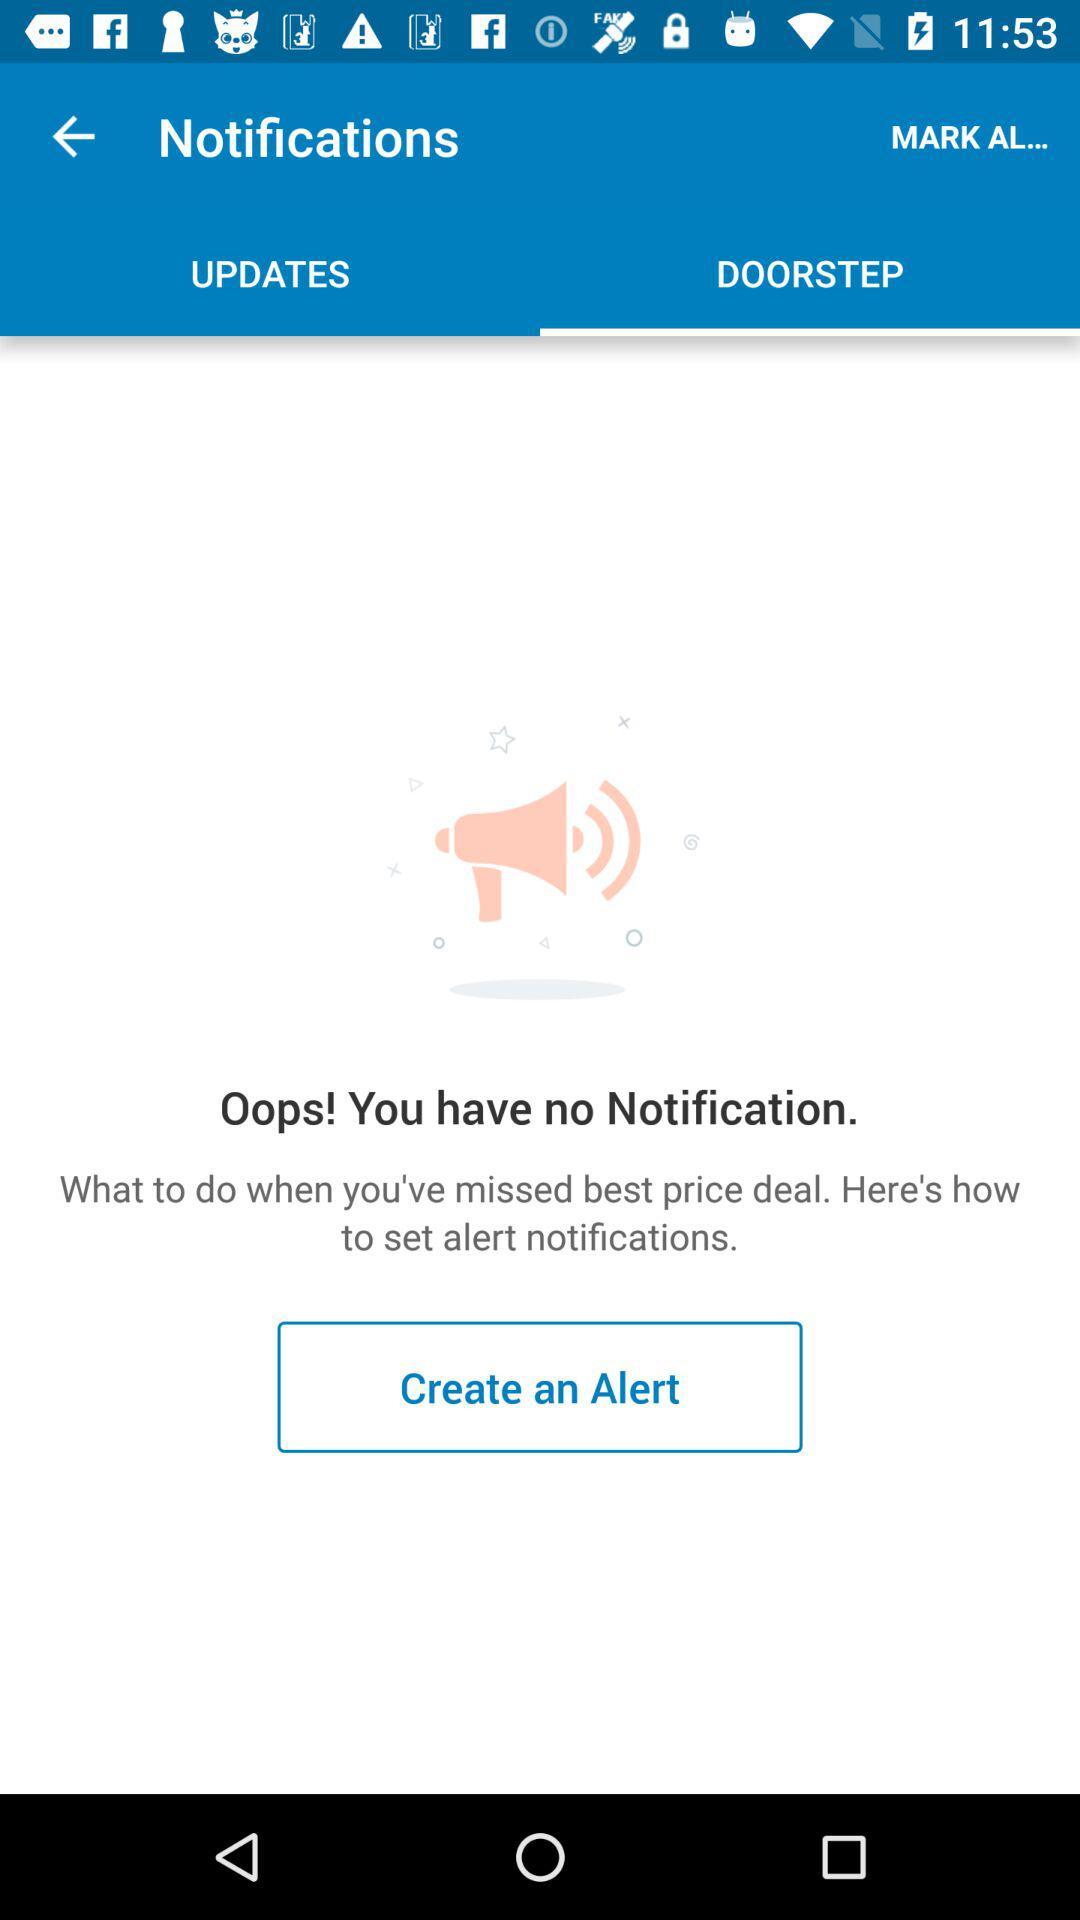 Image resolution: width=1080 pixels, height=1920 pixels. Describe the element at coordinates (810, 272) in the screenshot. I see `the icon below the mark all read app` at that location.